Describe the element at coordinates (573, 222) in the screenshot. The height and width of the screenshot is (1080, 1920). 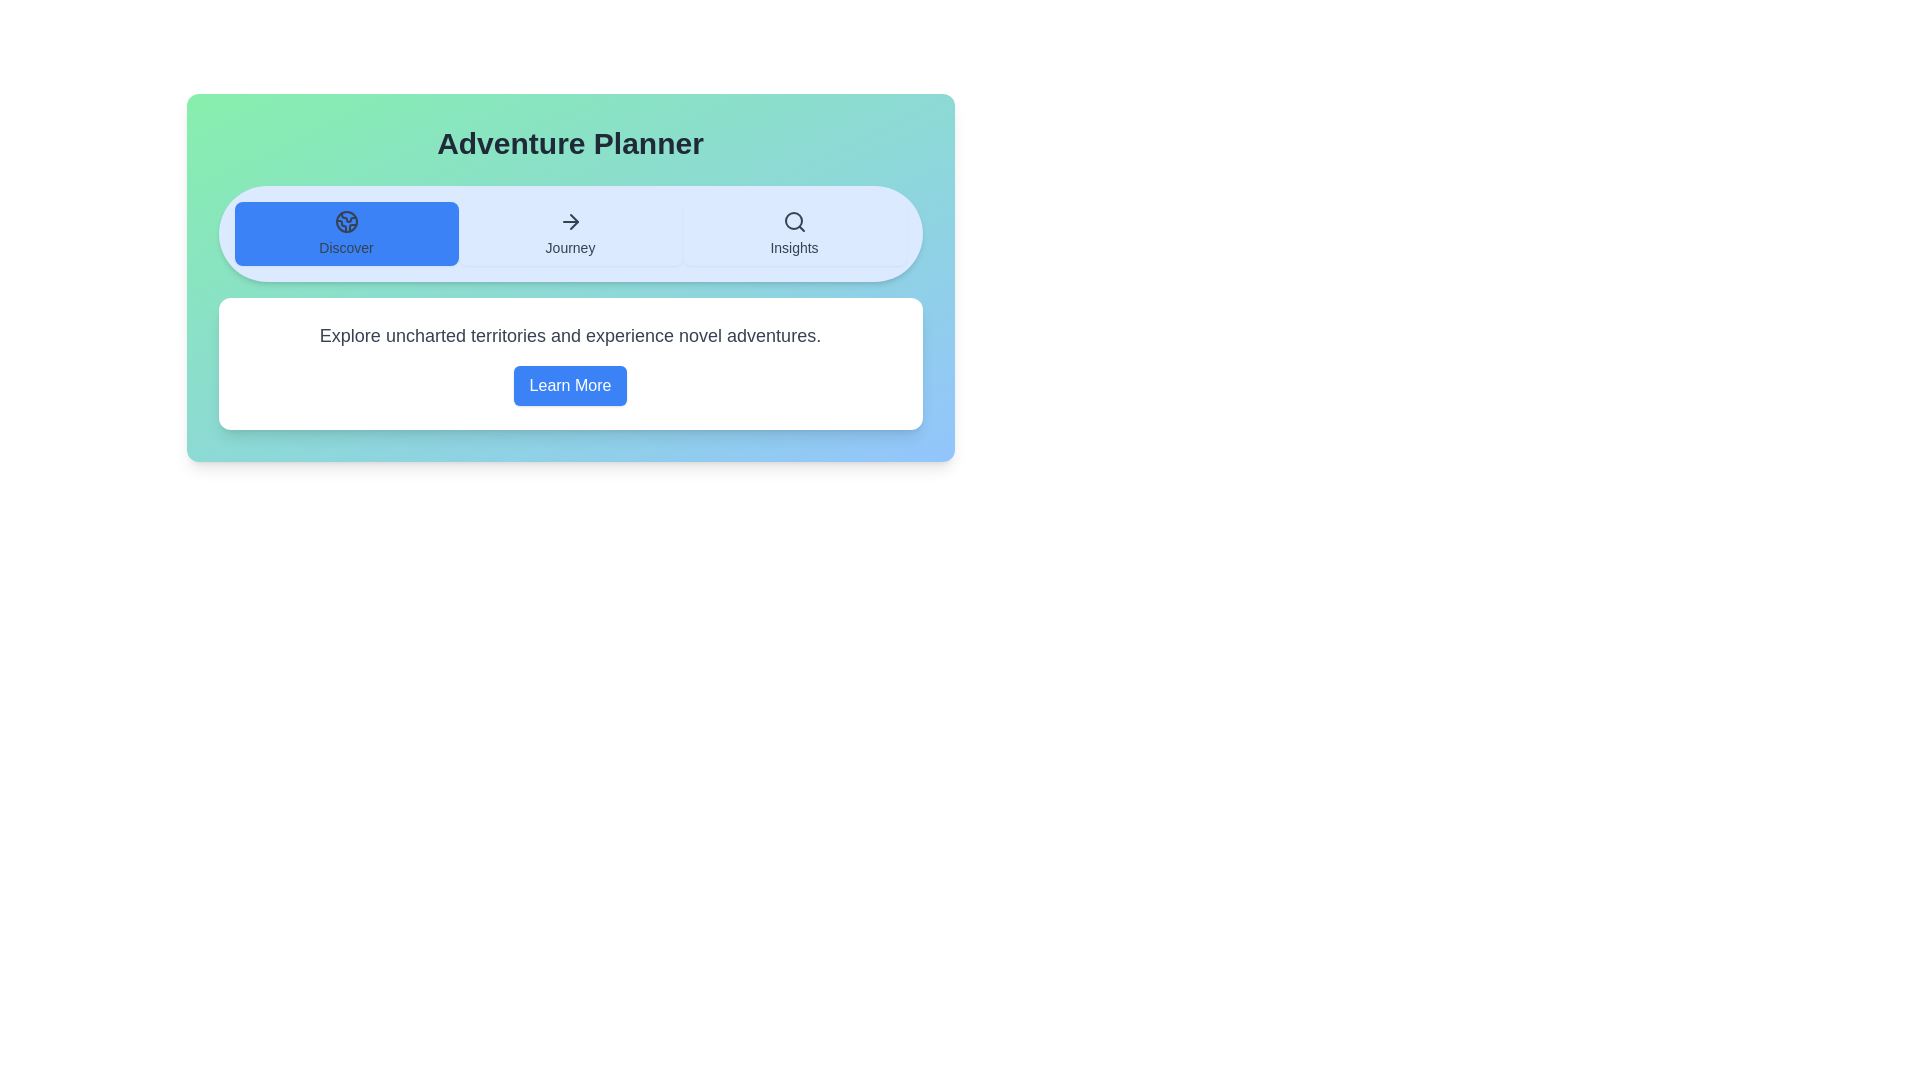
I see `the right-facing arrow icon within the 'Journey' button` at that location.